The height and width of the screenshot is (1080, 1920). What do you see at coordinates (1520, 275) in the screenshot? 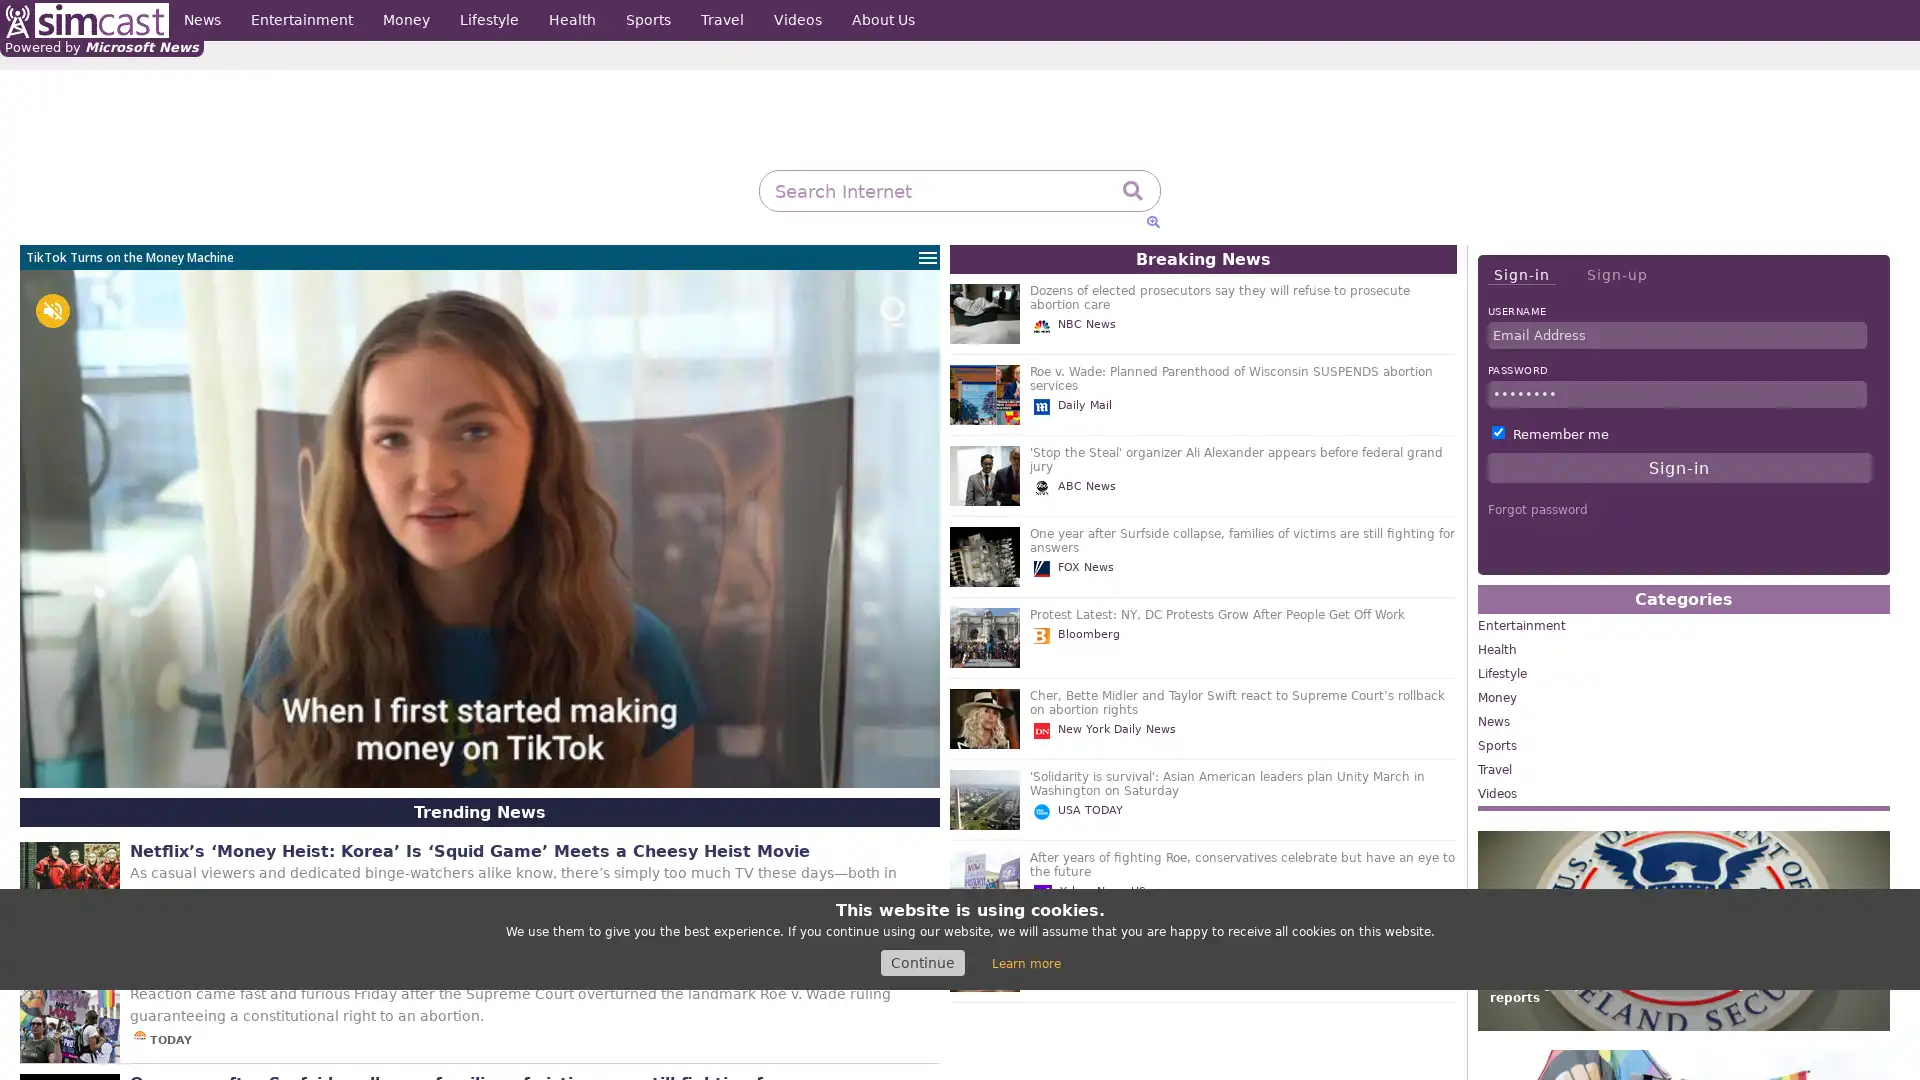
I see `Sign-in` at bounding box center [1520, 275].